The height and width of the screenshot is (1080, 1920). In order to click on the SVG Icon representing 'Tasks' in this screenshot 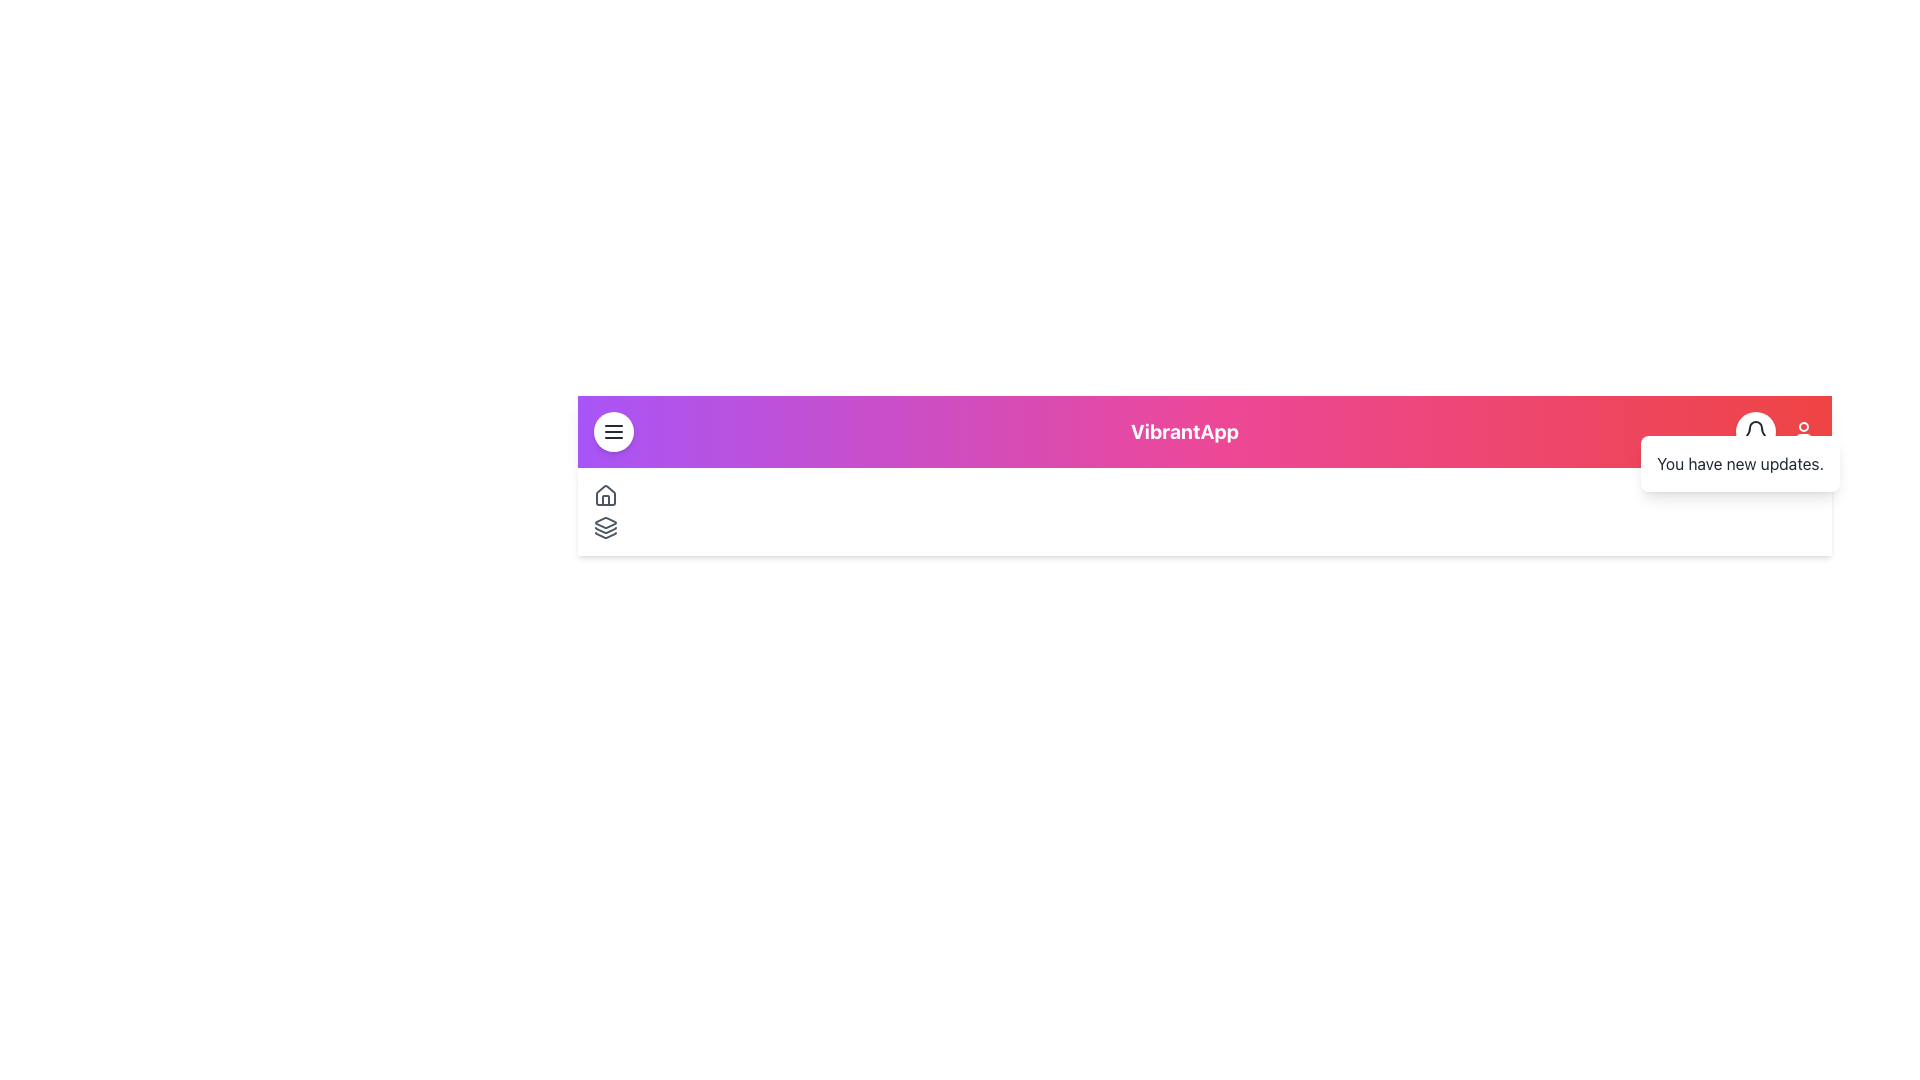, I will do `click(604, 527)`.